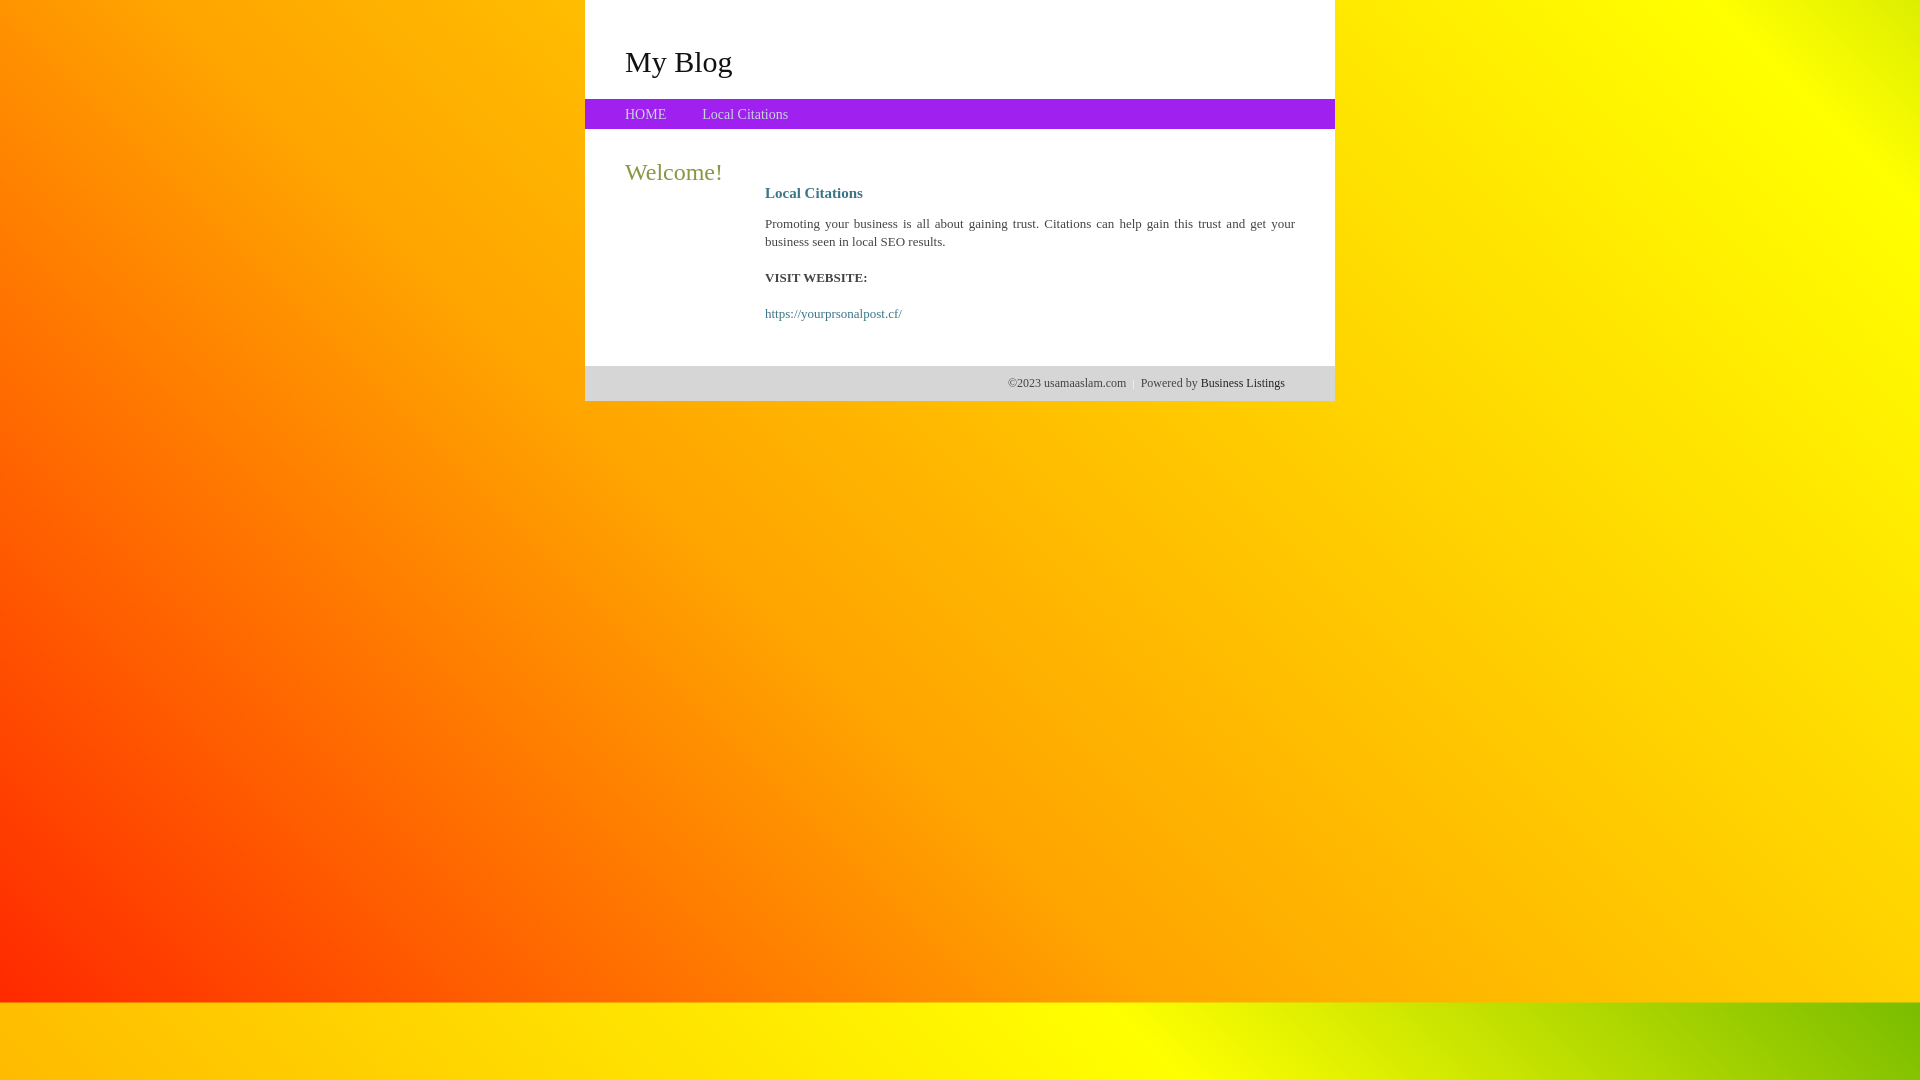 Image resolution: width=1920 pixels, height=1080 pixels. I want to click on 'My Blog', so click(678, 60).